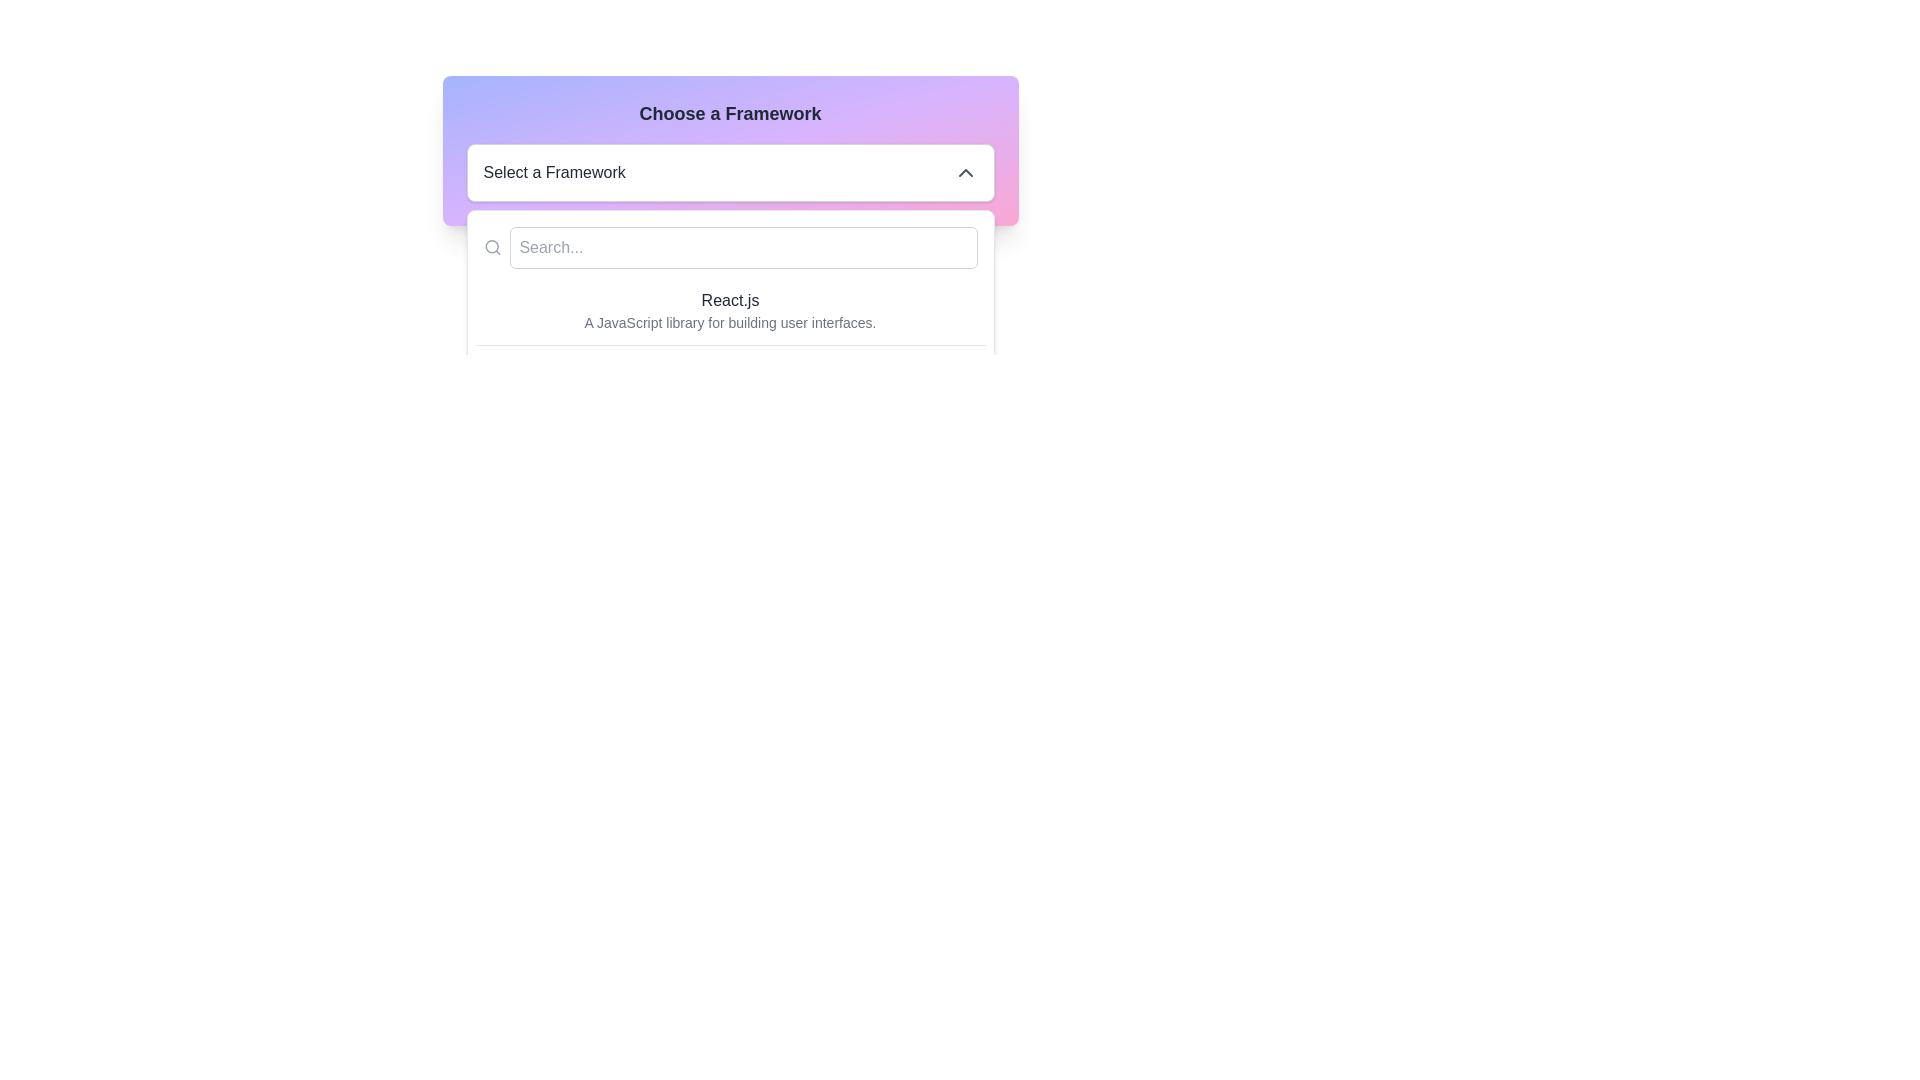 The height and width of the screenshot is (1080, 1920). What do you see at coordinates (492, 246) in the screenshot?
I see `the inner circle of the magnifying glass icon, which represents the lens for search functionality` at bounding box center [492, 246].